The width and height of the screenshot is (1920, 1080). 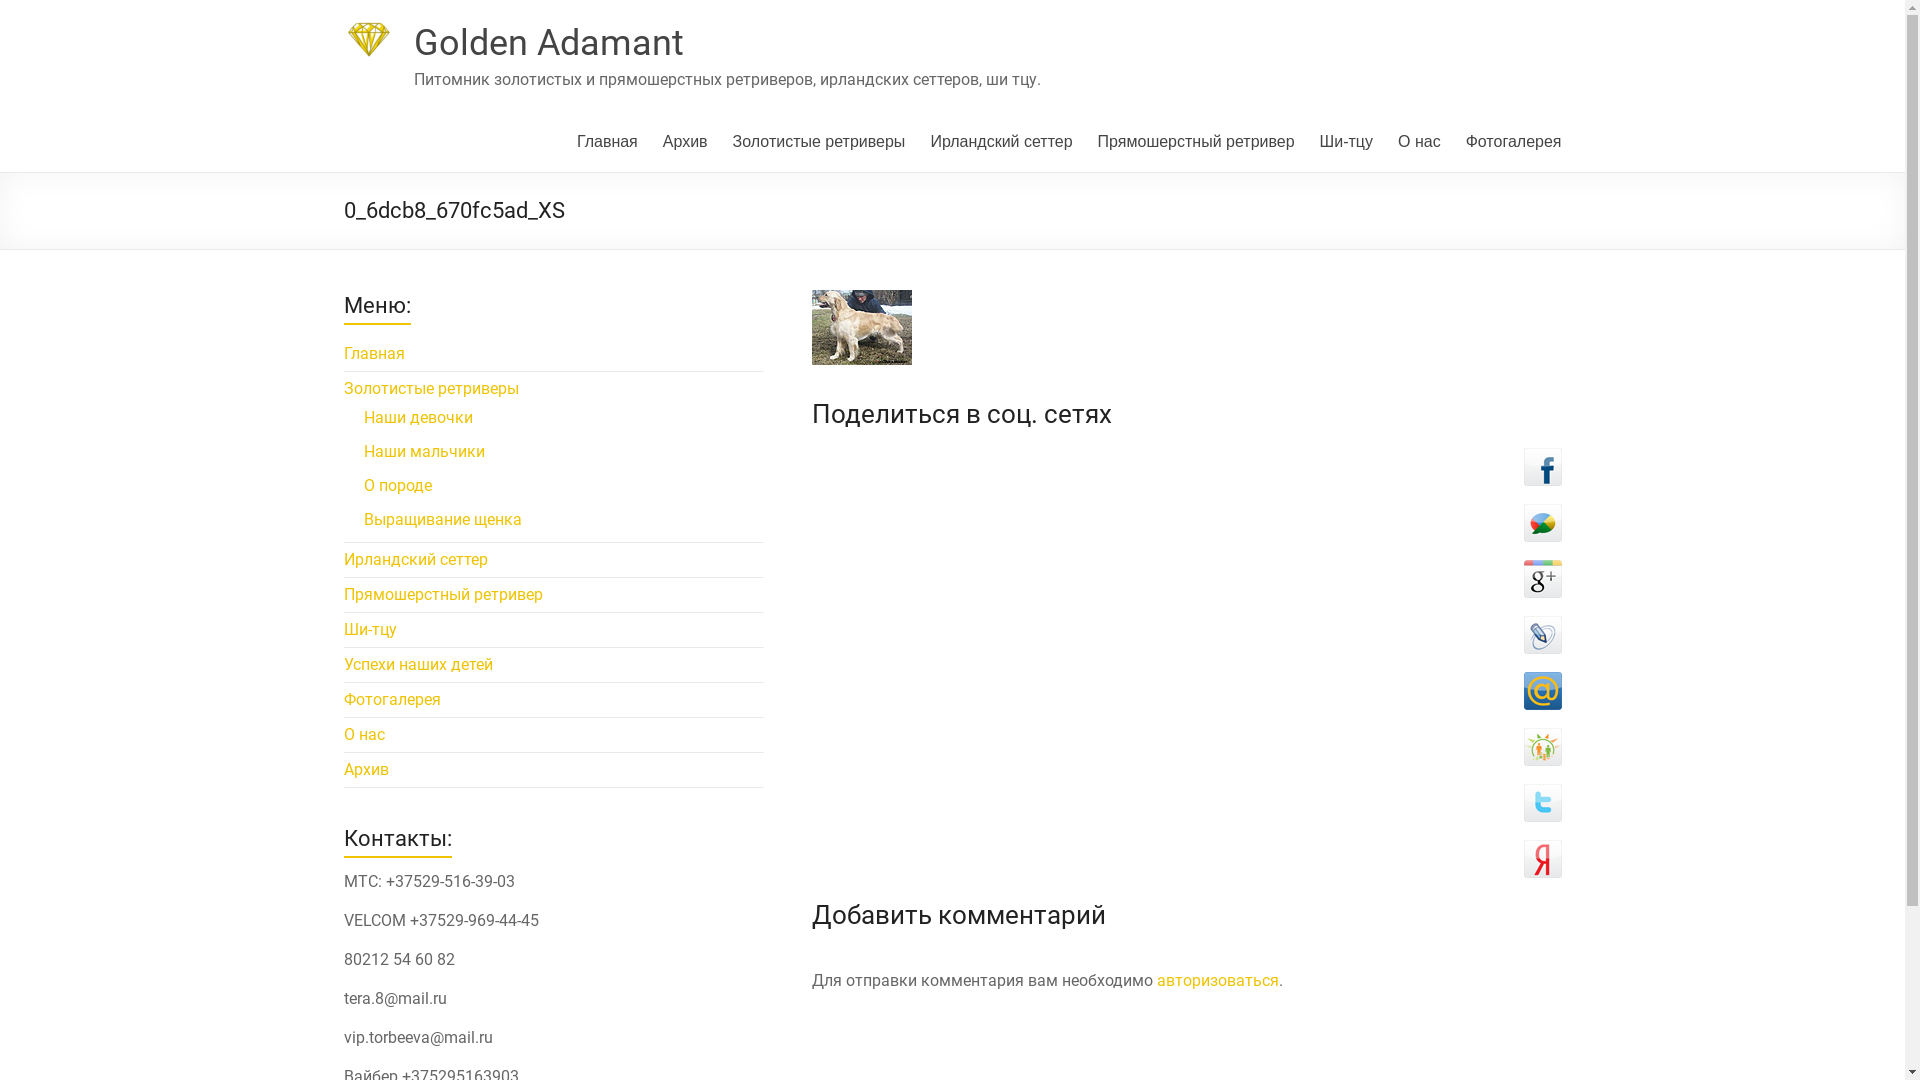 What do you see at coordinates (548, 42) in the screenshot?
I see `'Golden Adamant'` at bounding box center [548, 42].